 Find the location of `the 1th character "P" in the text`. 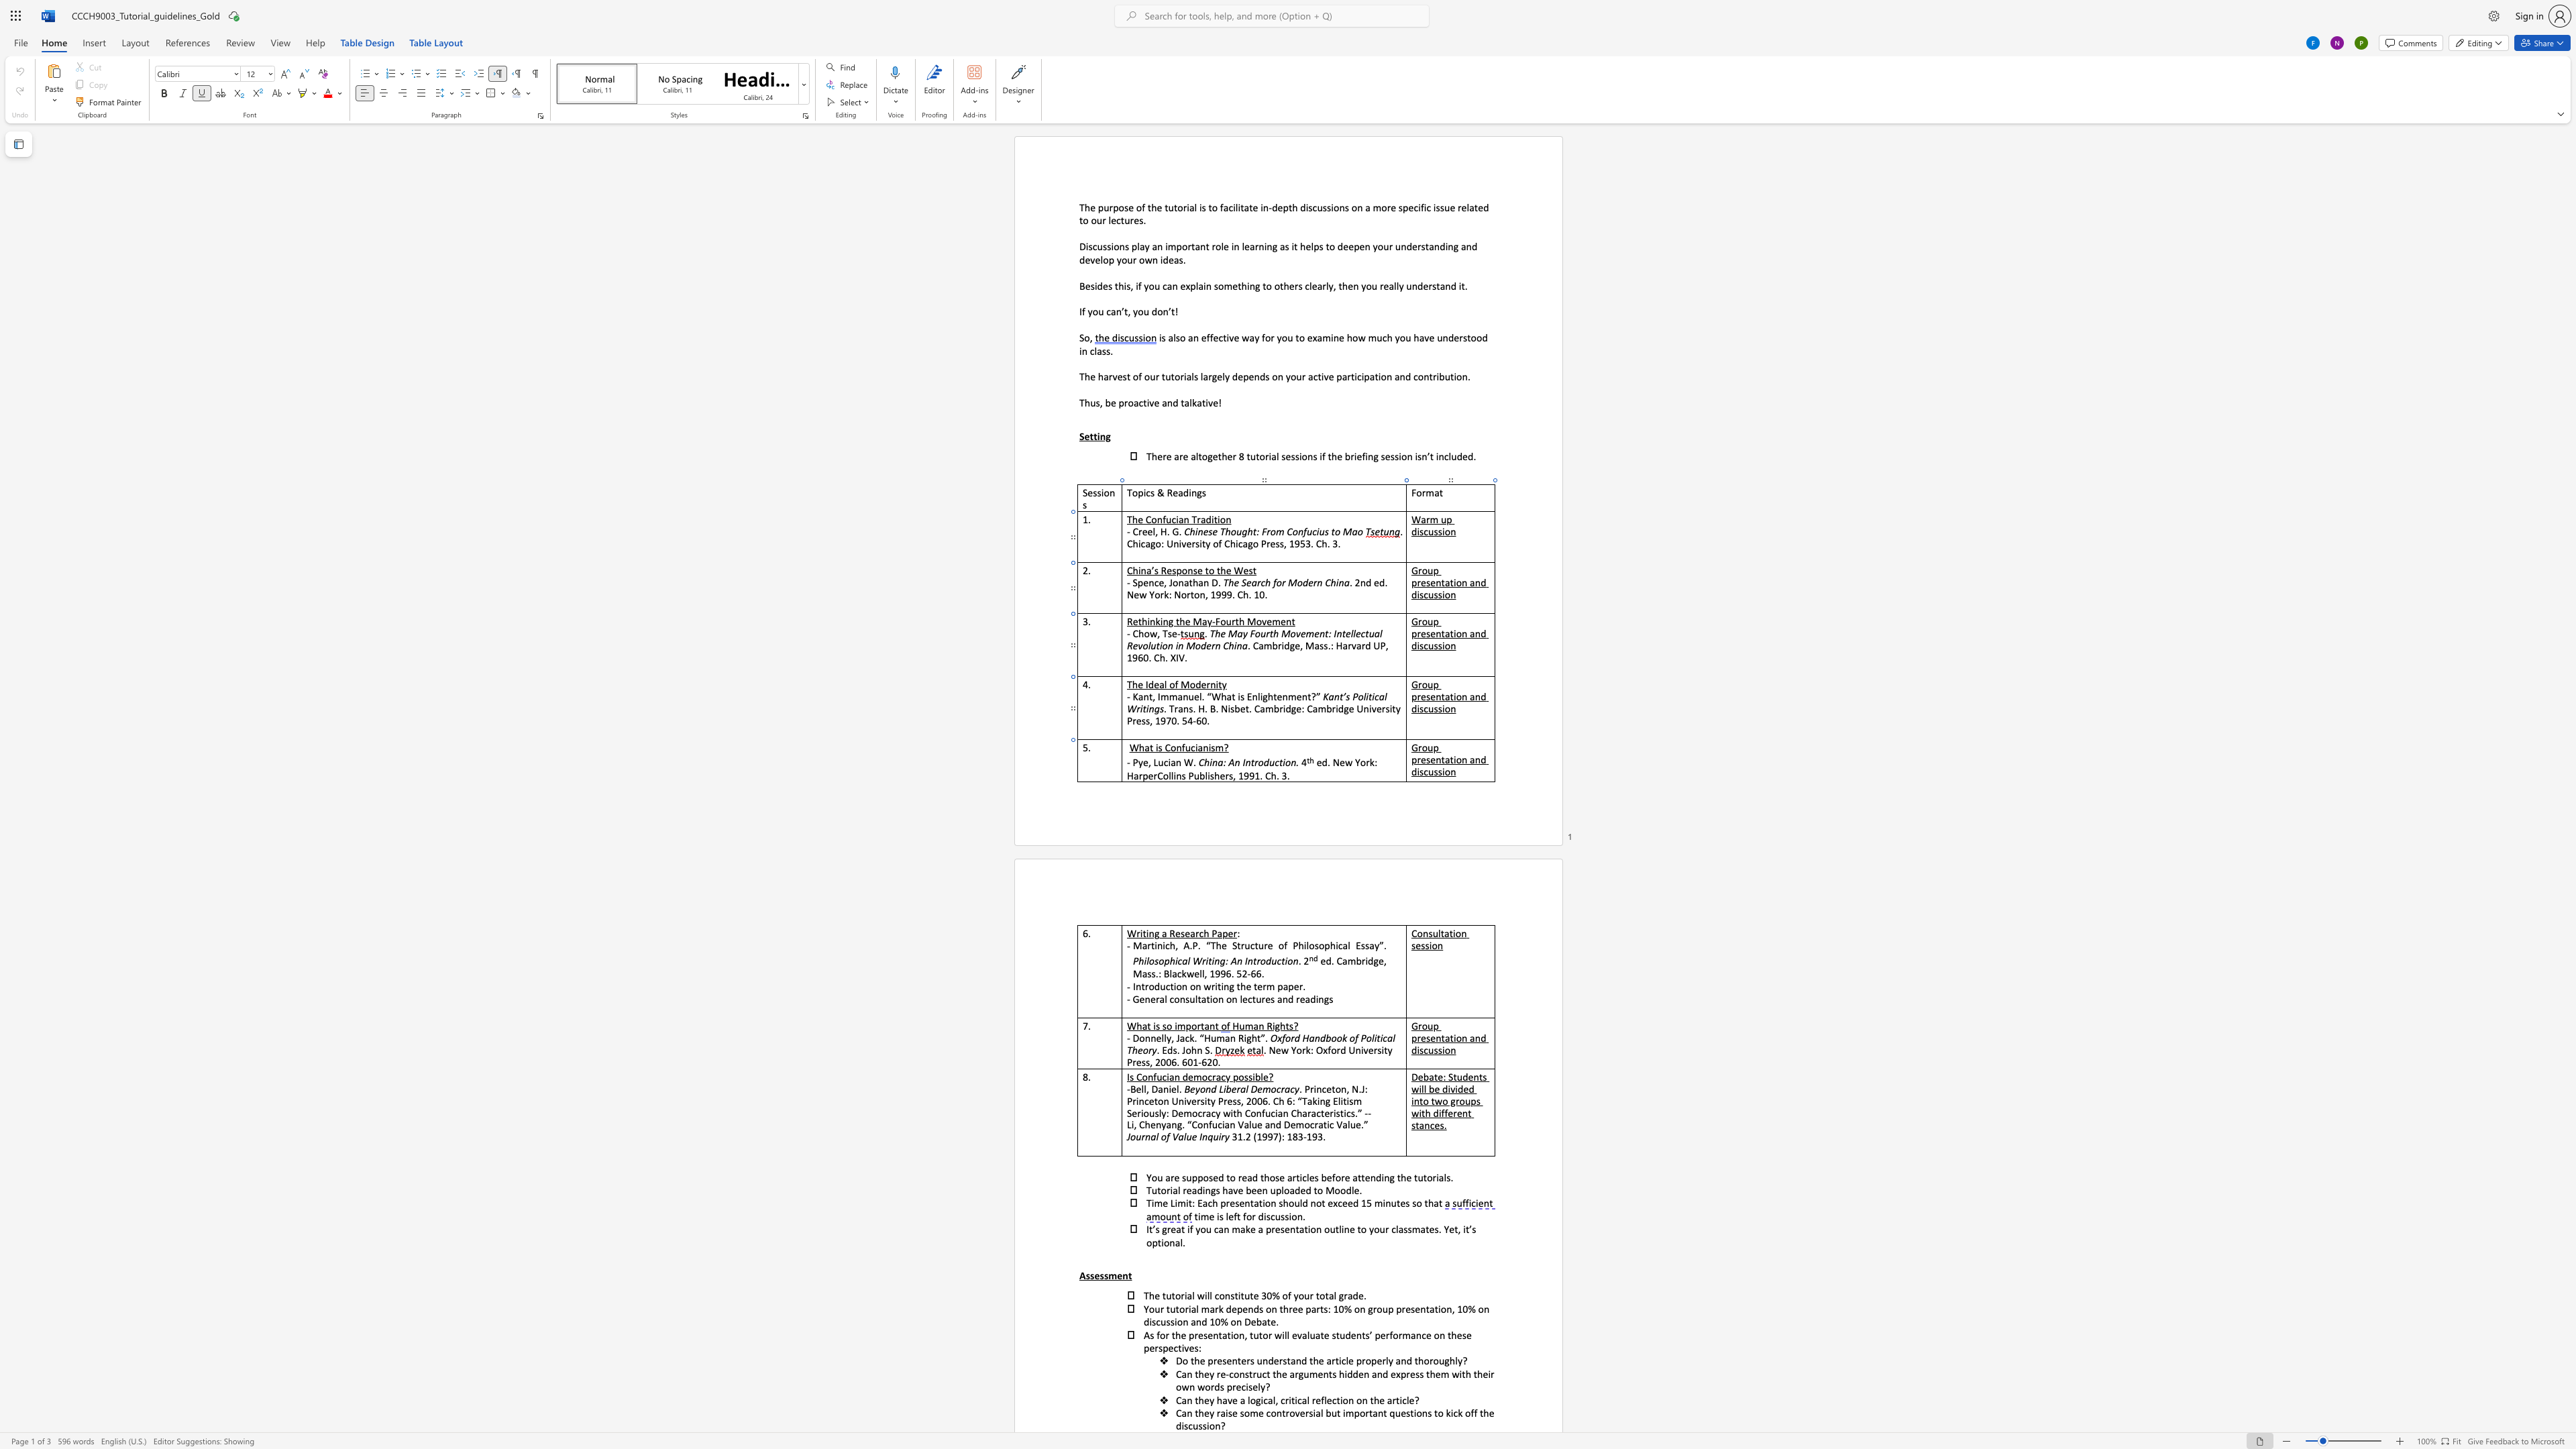

the 1th character "P" in the text is located at coordinates (1134, 763).